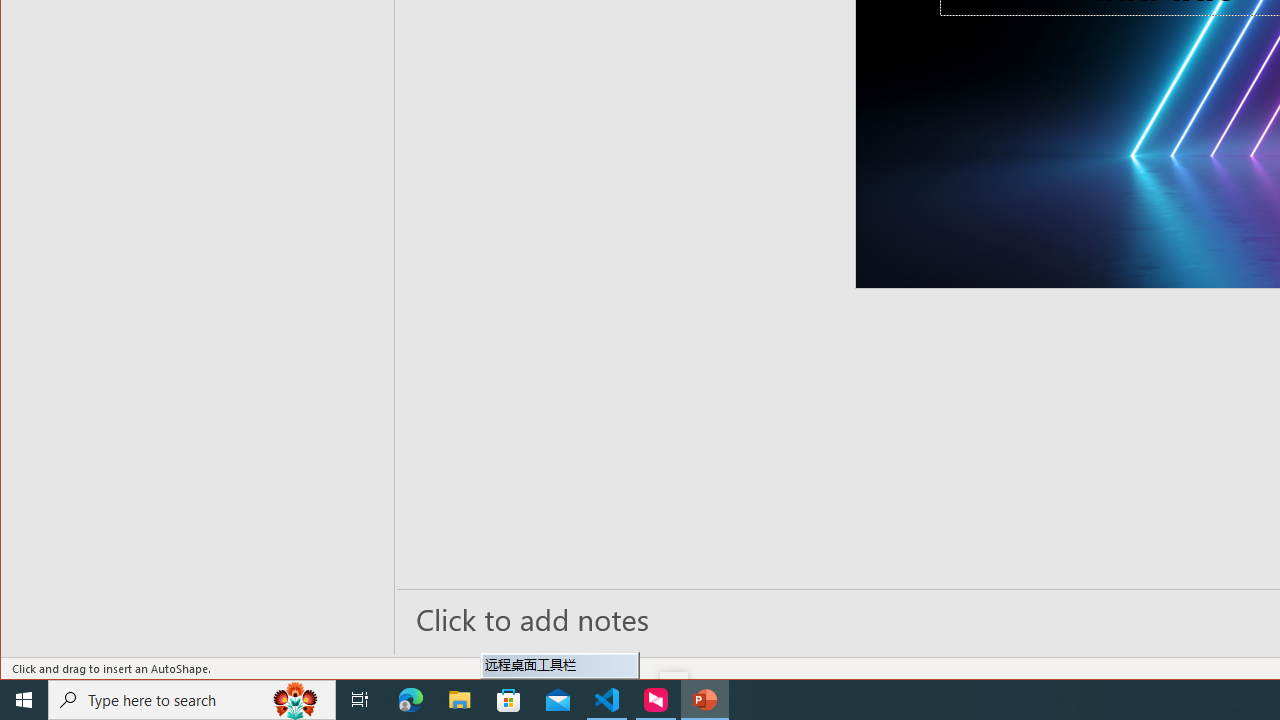  I want to click on 'Visual Studio Code - 1 running window', so click(606, 698).